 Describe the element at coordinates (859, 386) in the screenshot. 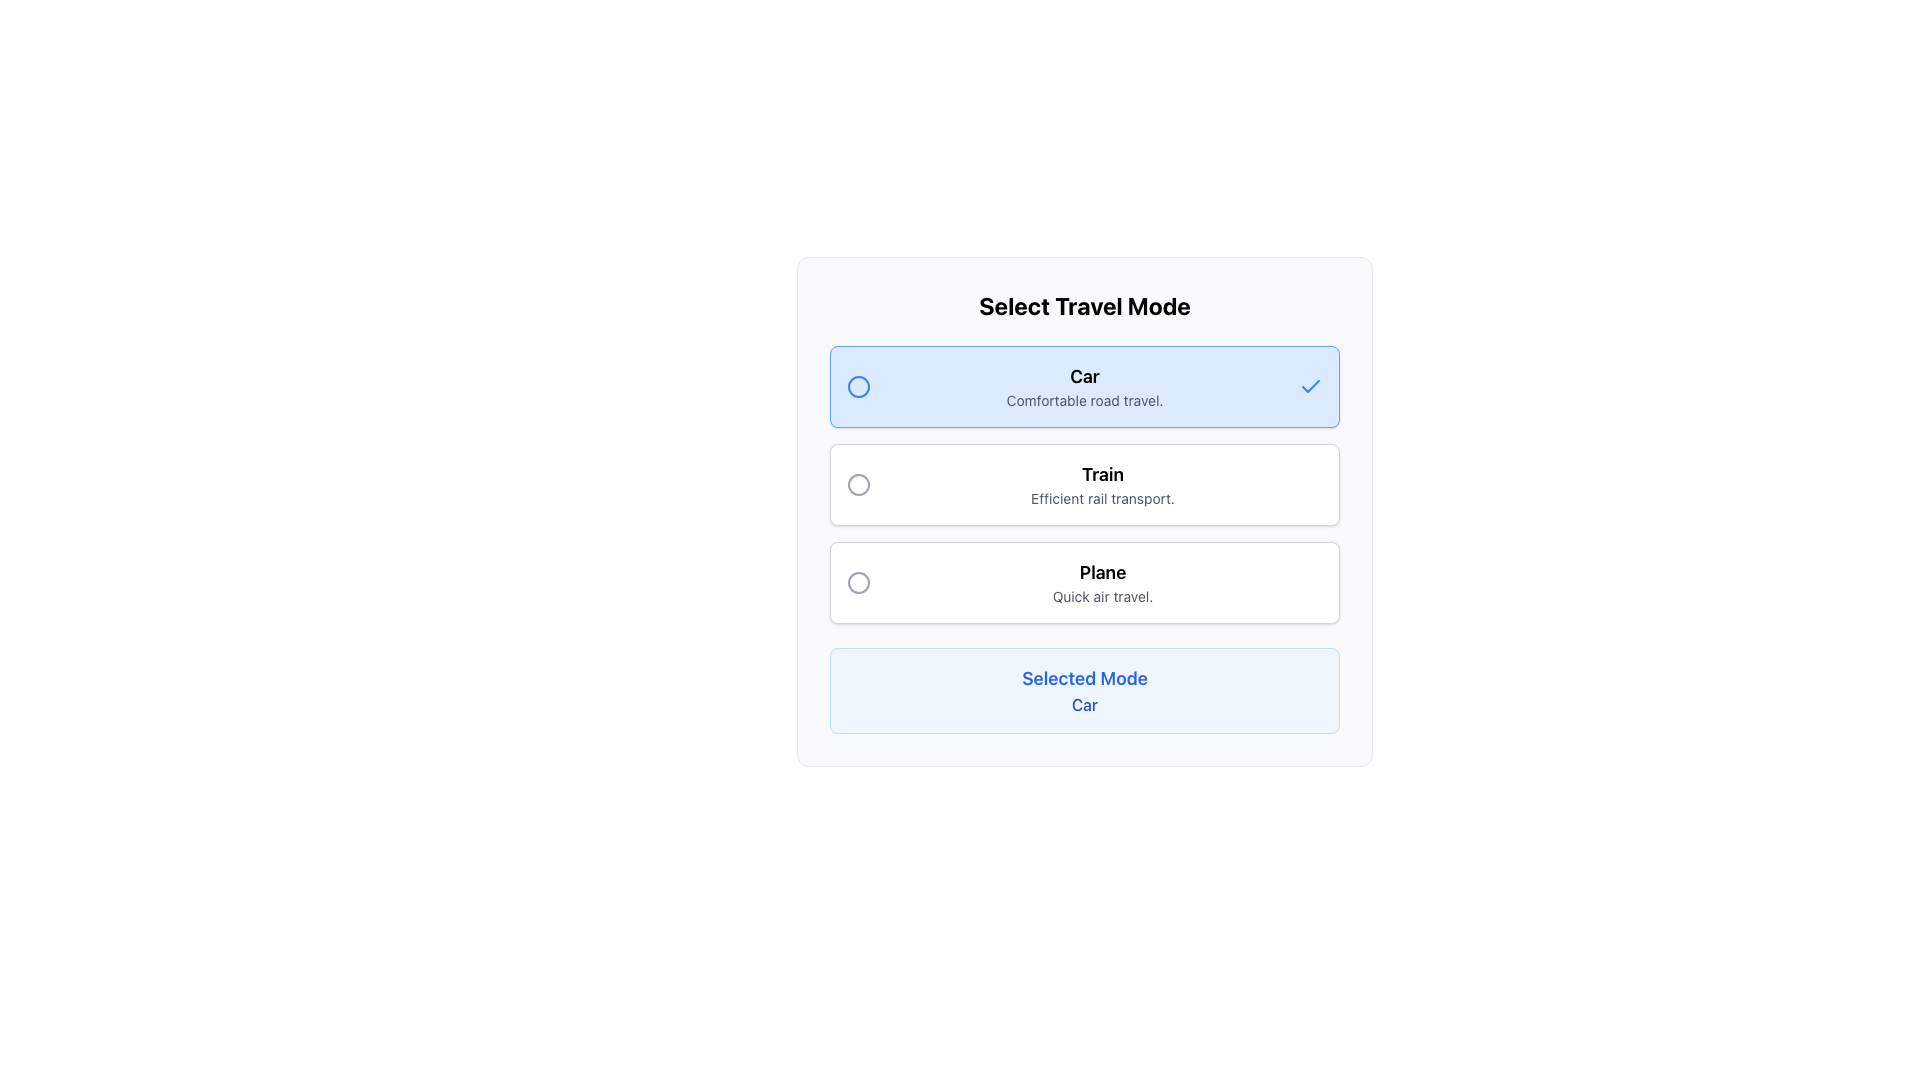

I see `the state of the SVG Circle representing the active state of the 'Car' option in the travel mode selection interface` at that location.